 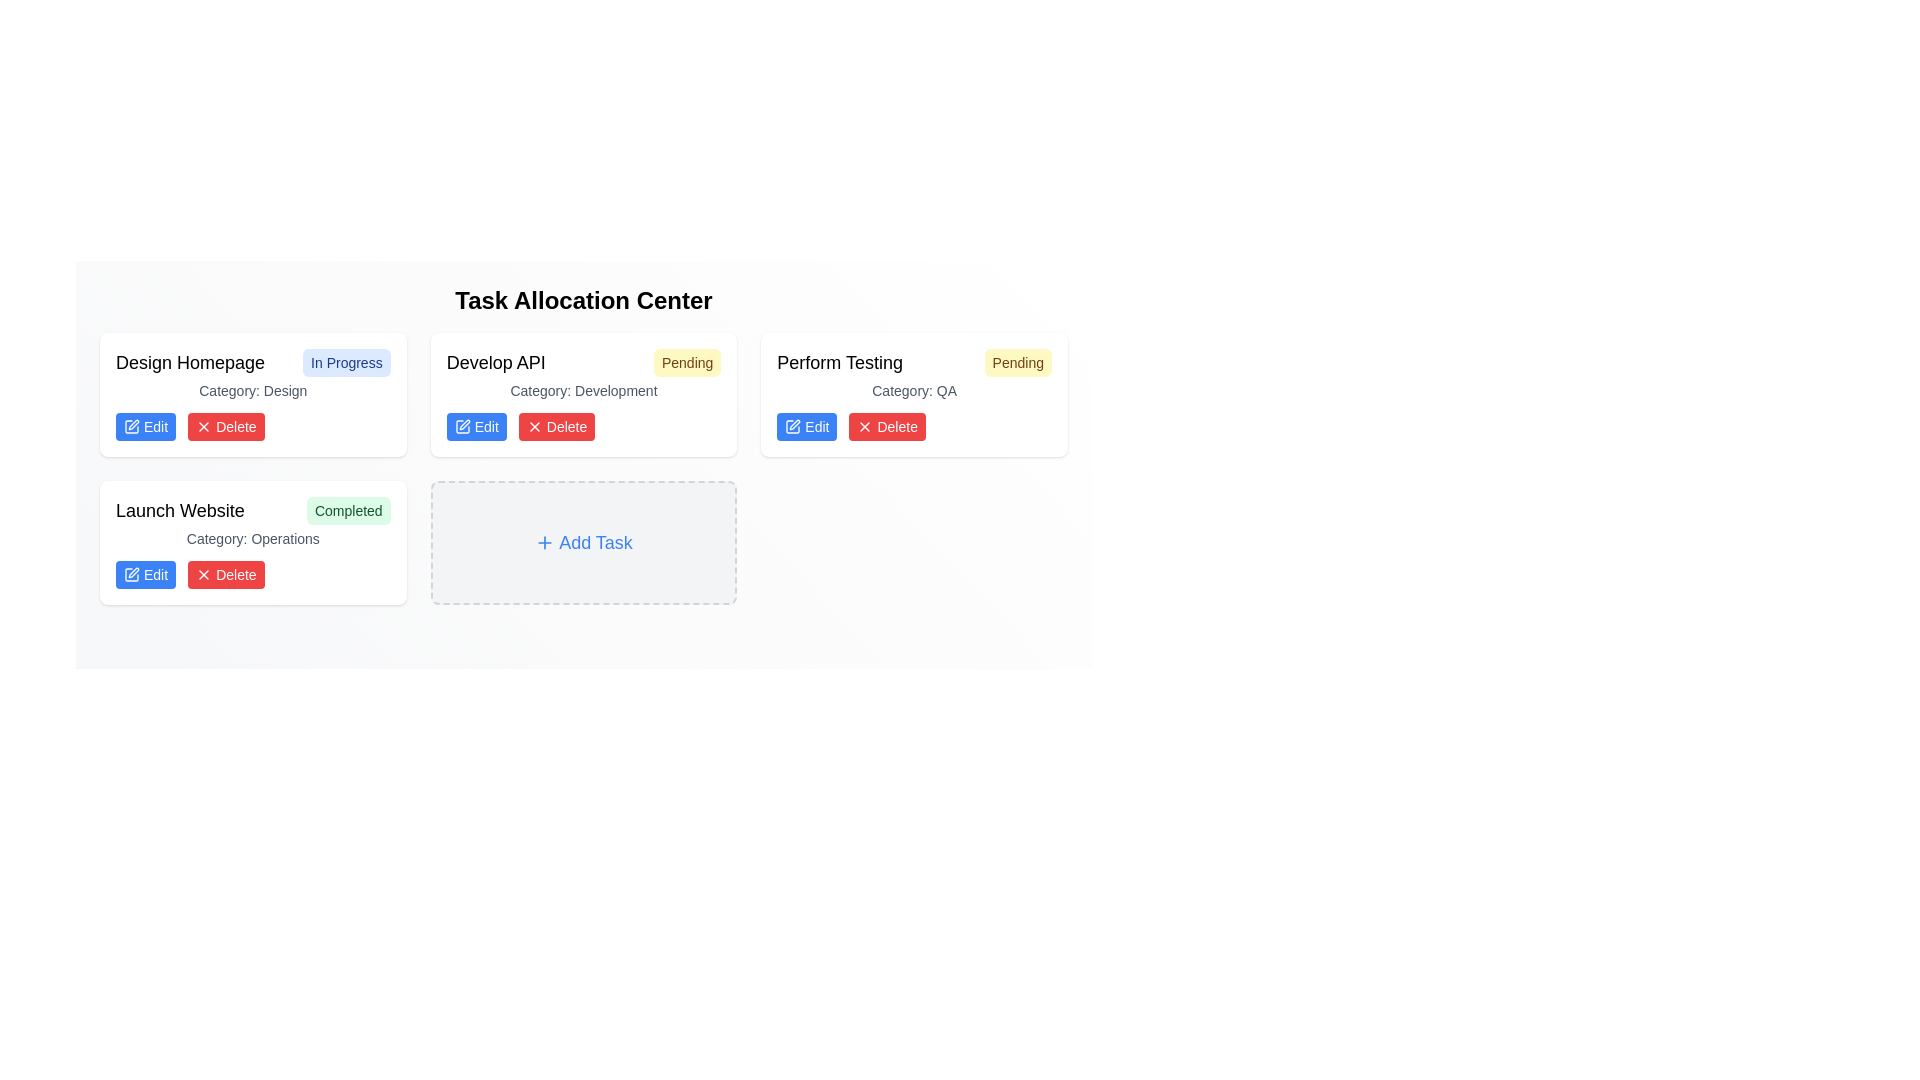 I want to click on the small pen illustration icon within the 'Edit' button located in the task block for 'Develop API', so click(x=461, y=426).